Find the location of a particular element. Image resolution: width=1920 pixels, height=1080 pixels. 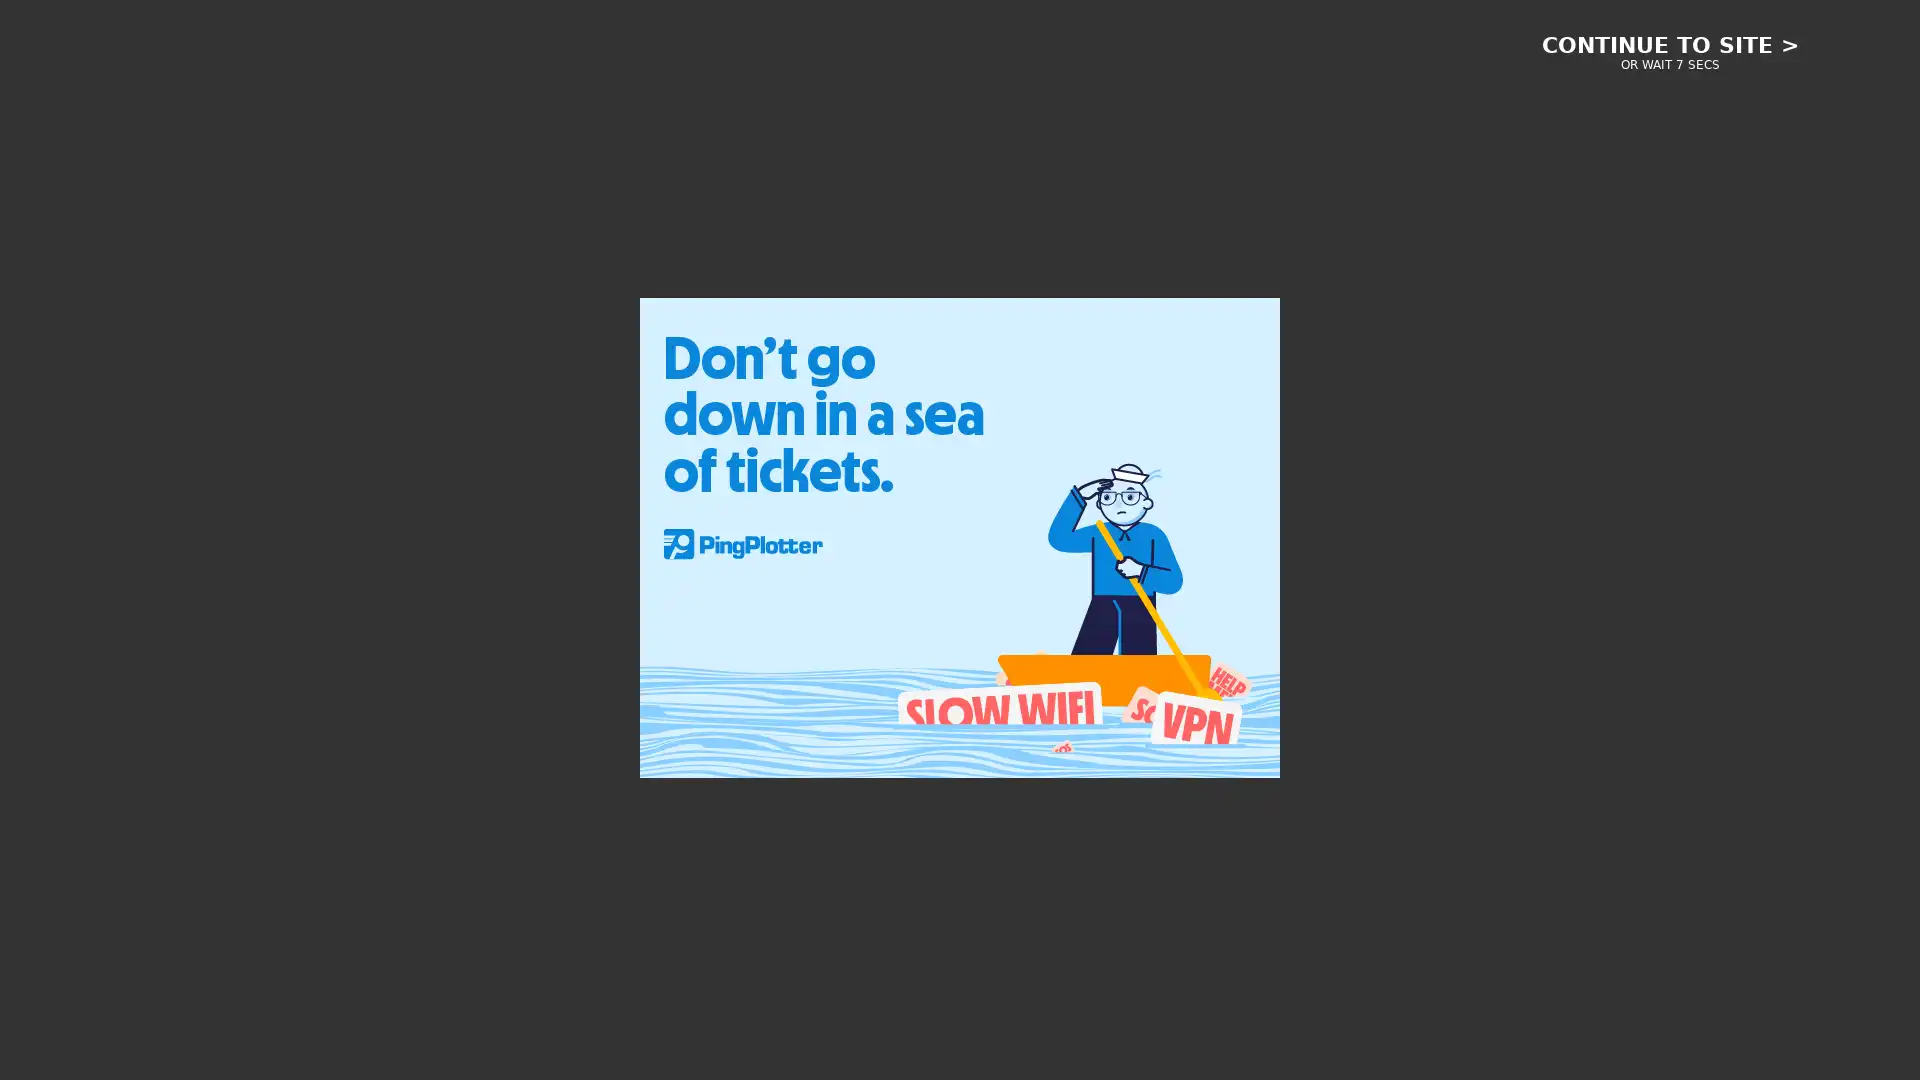

Toggle Search is located at coordinates (1402, 104).